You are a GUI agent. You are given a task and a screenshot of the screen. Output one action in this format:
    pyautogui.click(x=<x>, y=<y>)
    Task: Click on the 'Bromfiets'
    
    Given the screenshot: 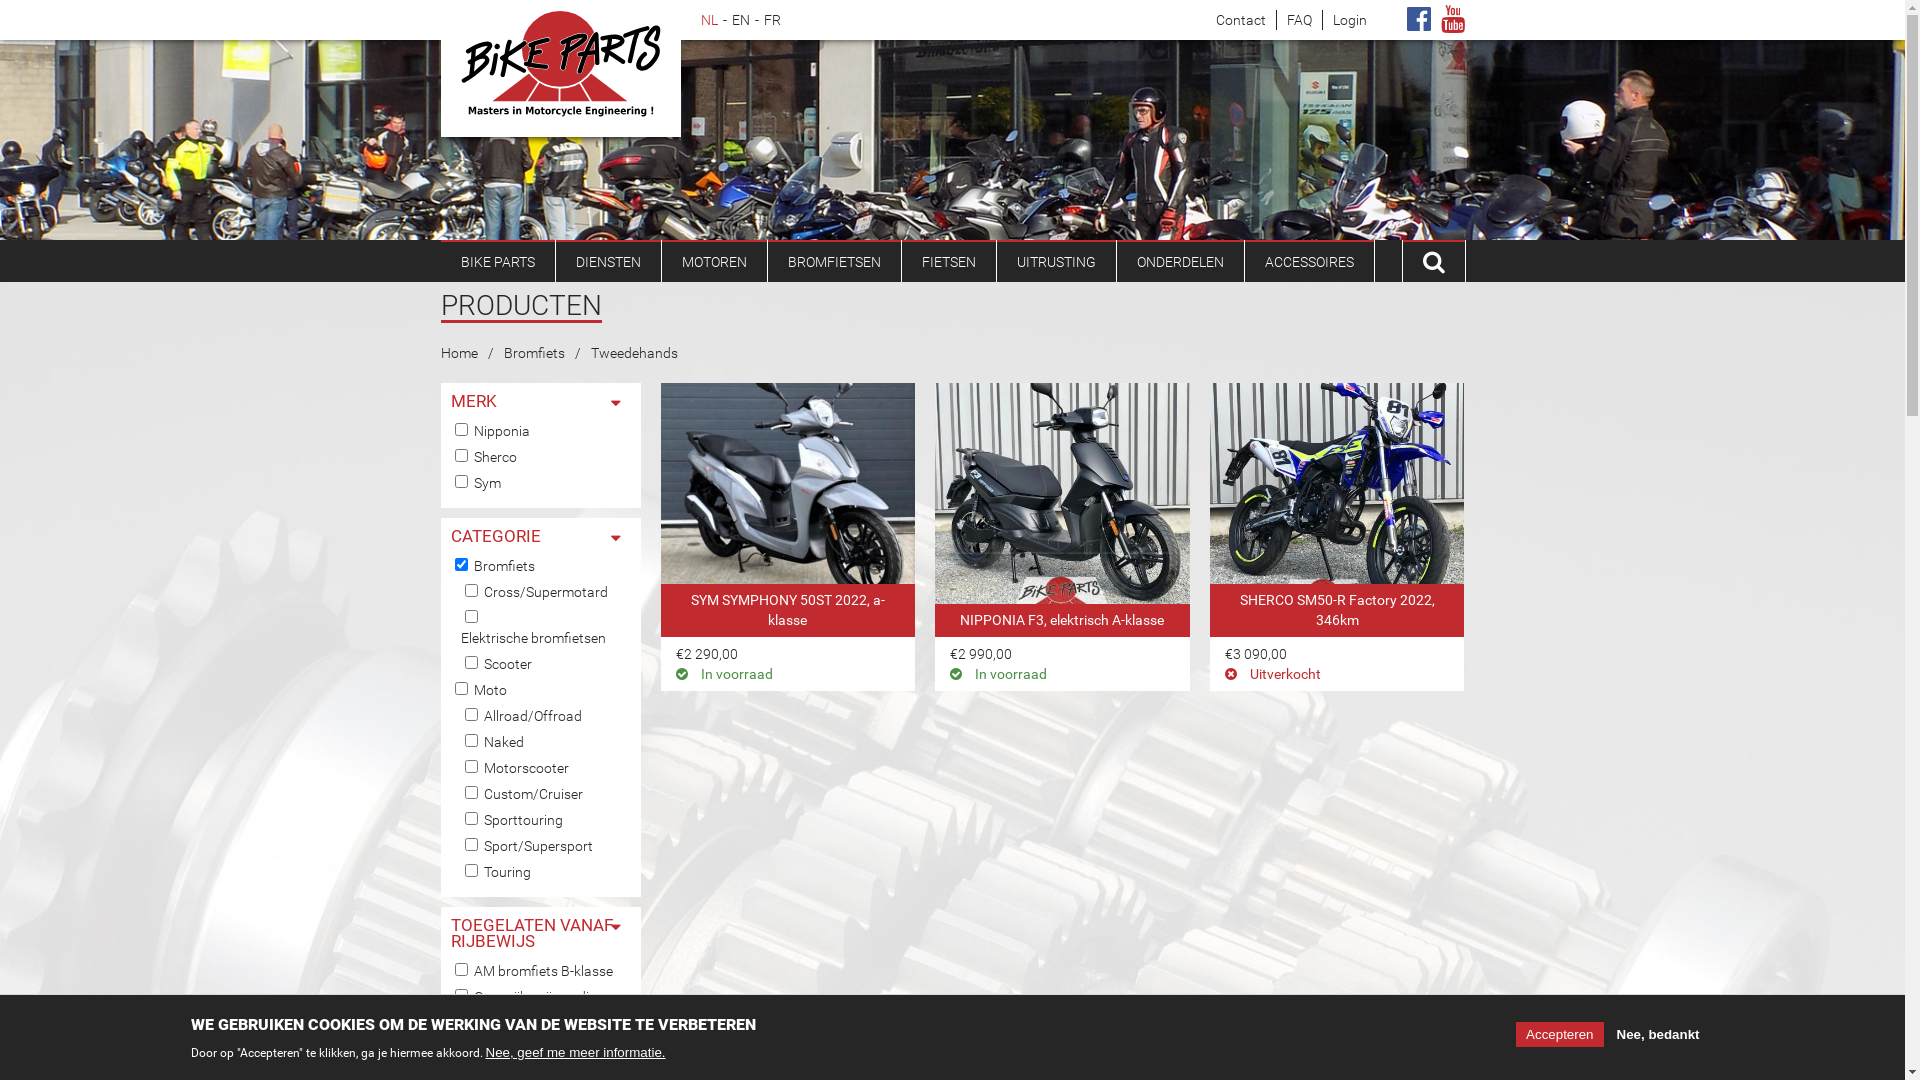 What is the action you would take?
    pyautogui.click(x=534, y=352)
    